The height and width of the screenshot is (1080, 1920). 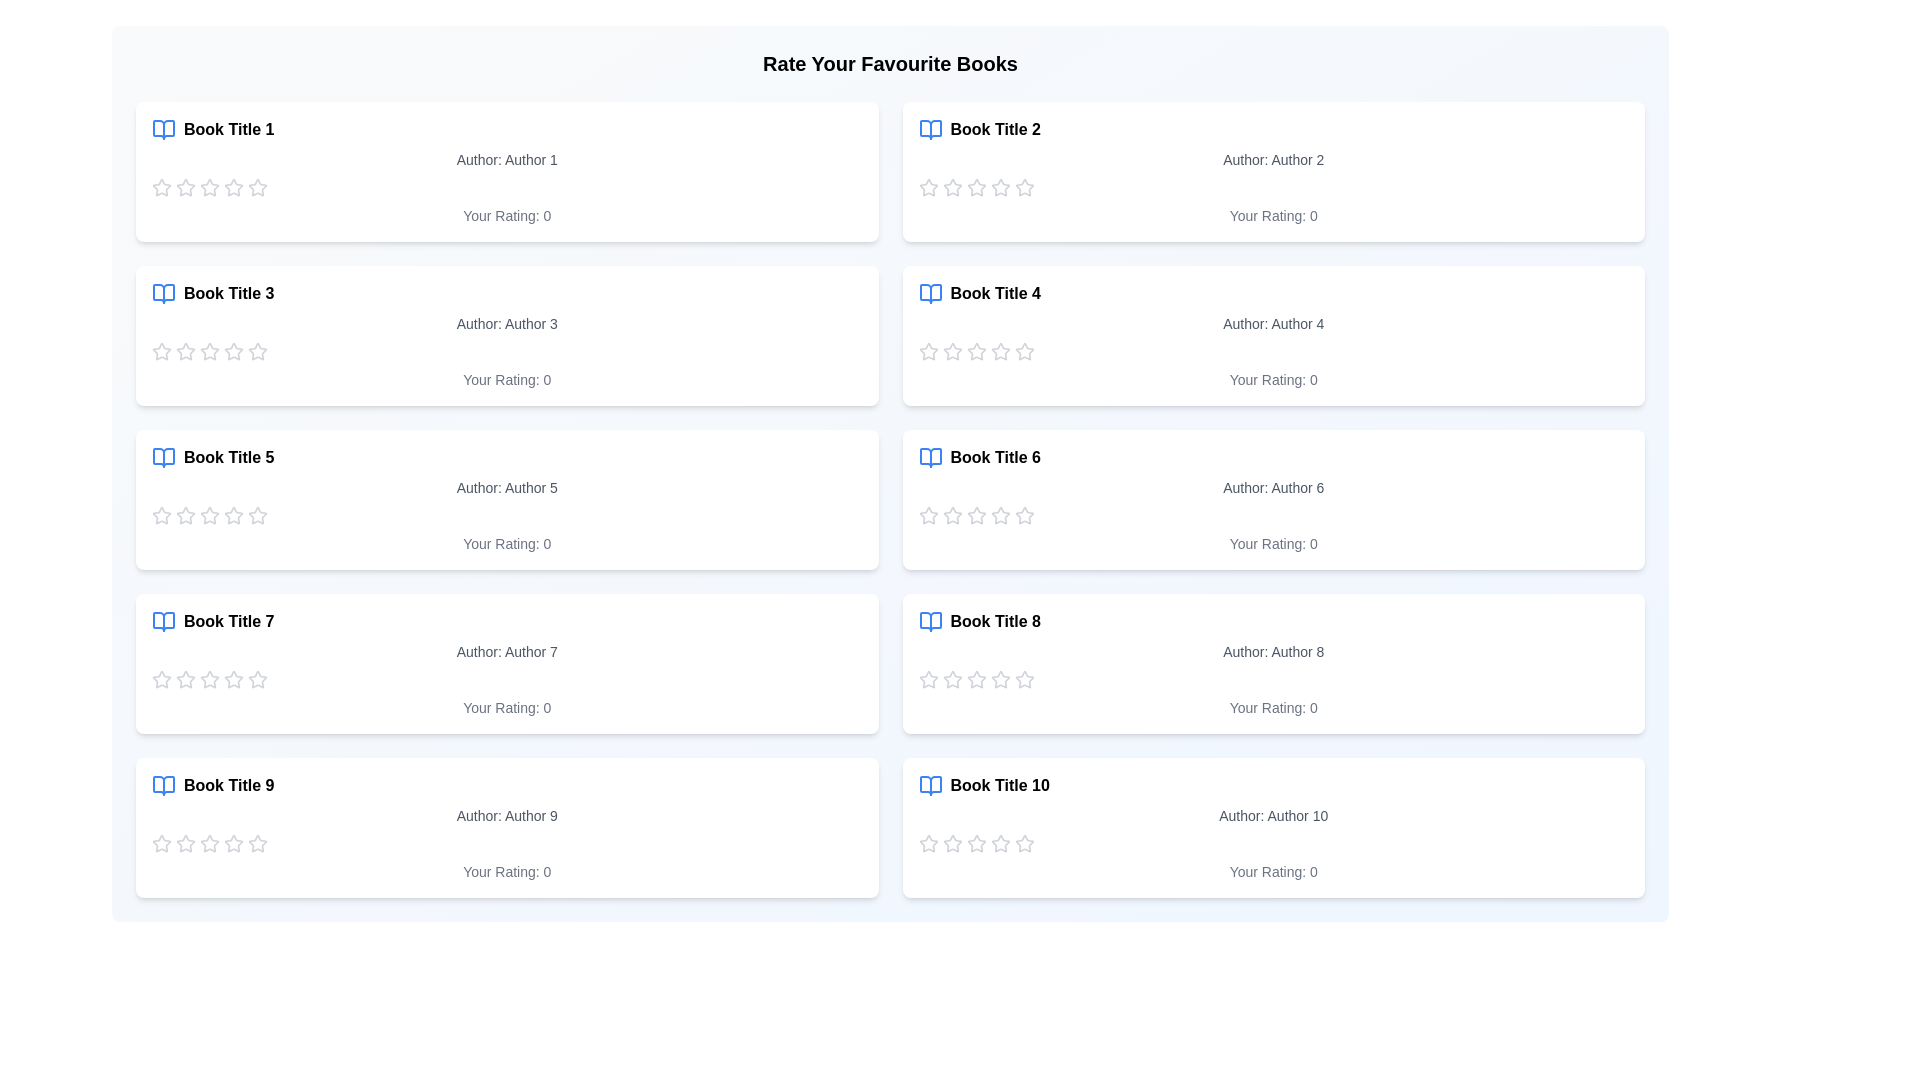 I want to click on the star icon to set the rating for a book to 2, so click(x=186, y=188).